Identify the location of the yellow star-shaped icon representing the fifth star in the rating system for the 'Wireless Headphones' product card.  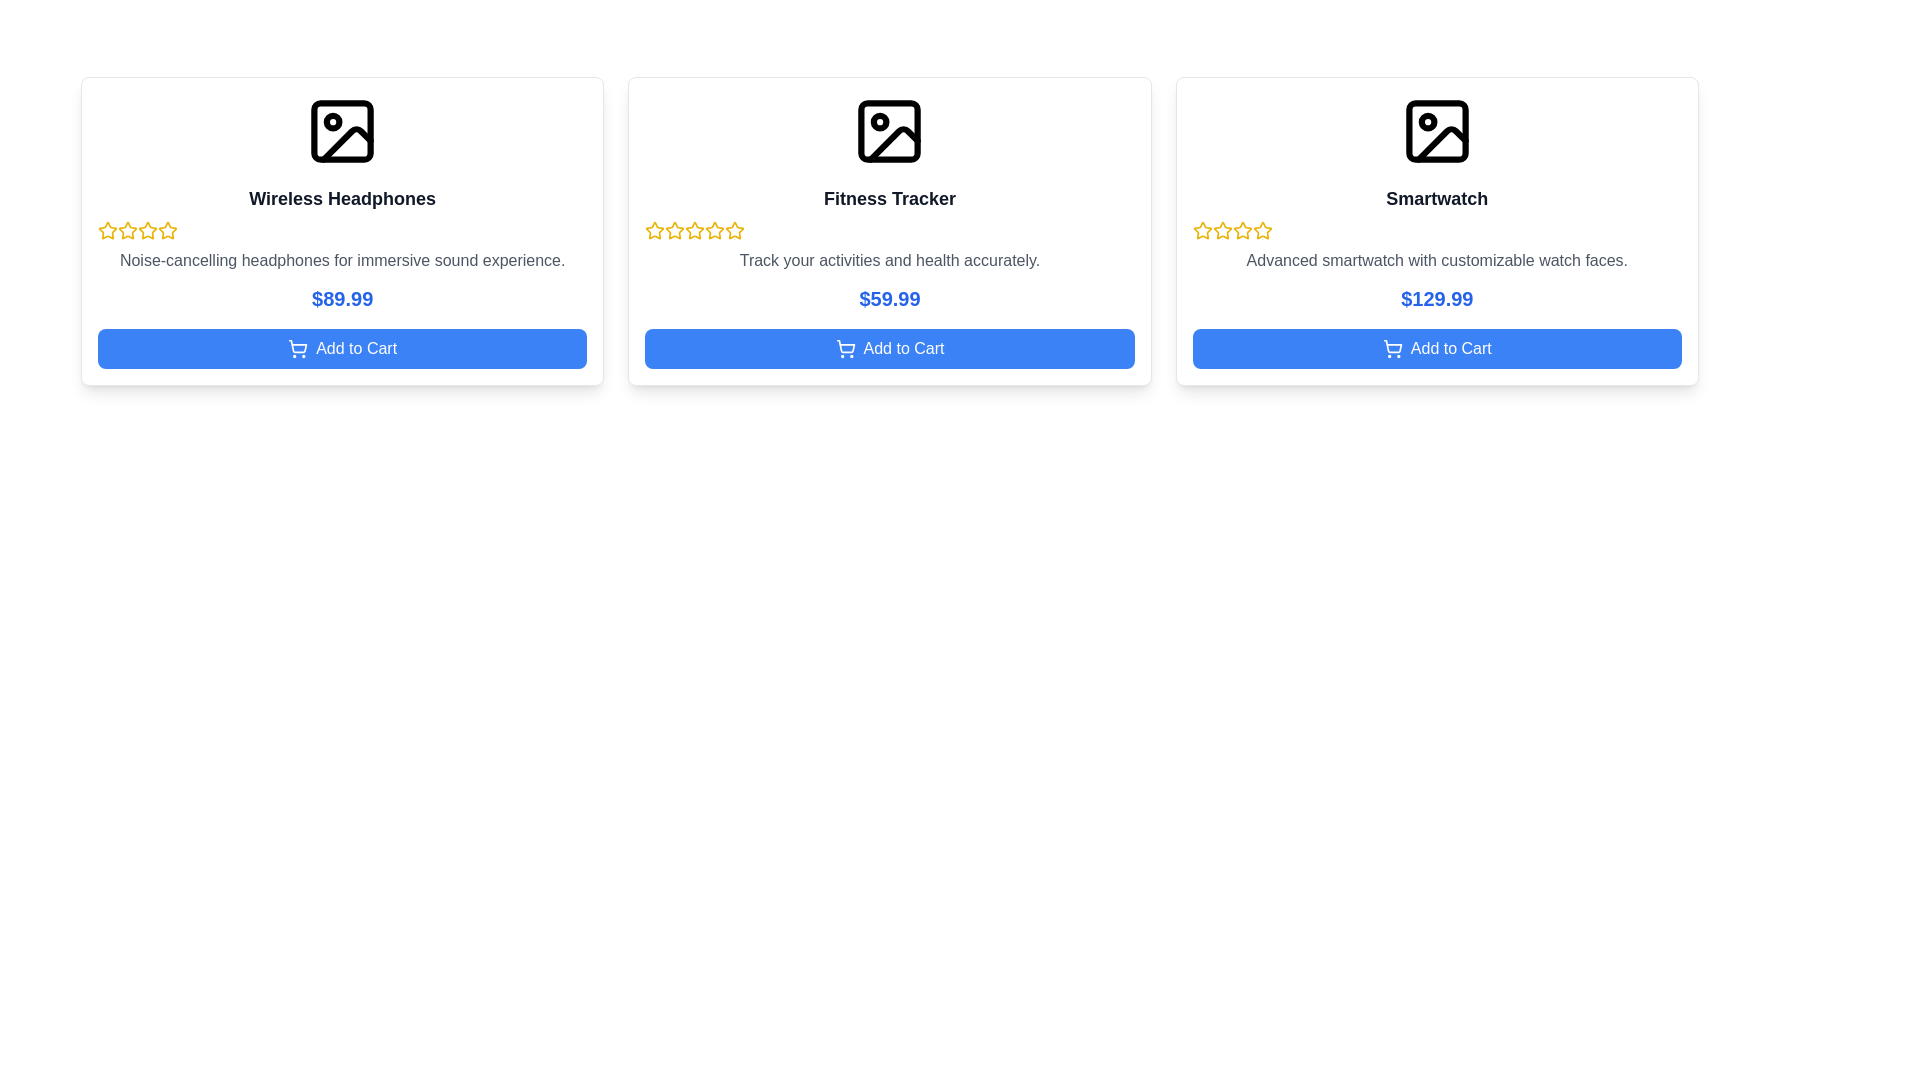
(168, 230).